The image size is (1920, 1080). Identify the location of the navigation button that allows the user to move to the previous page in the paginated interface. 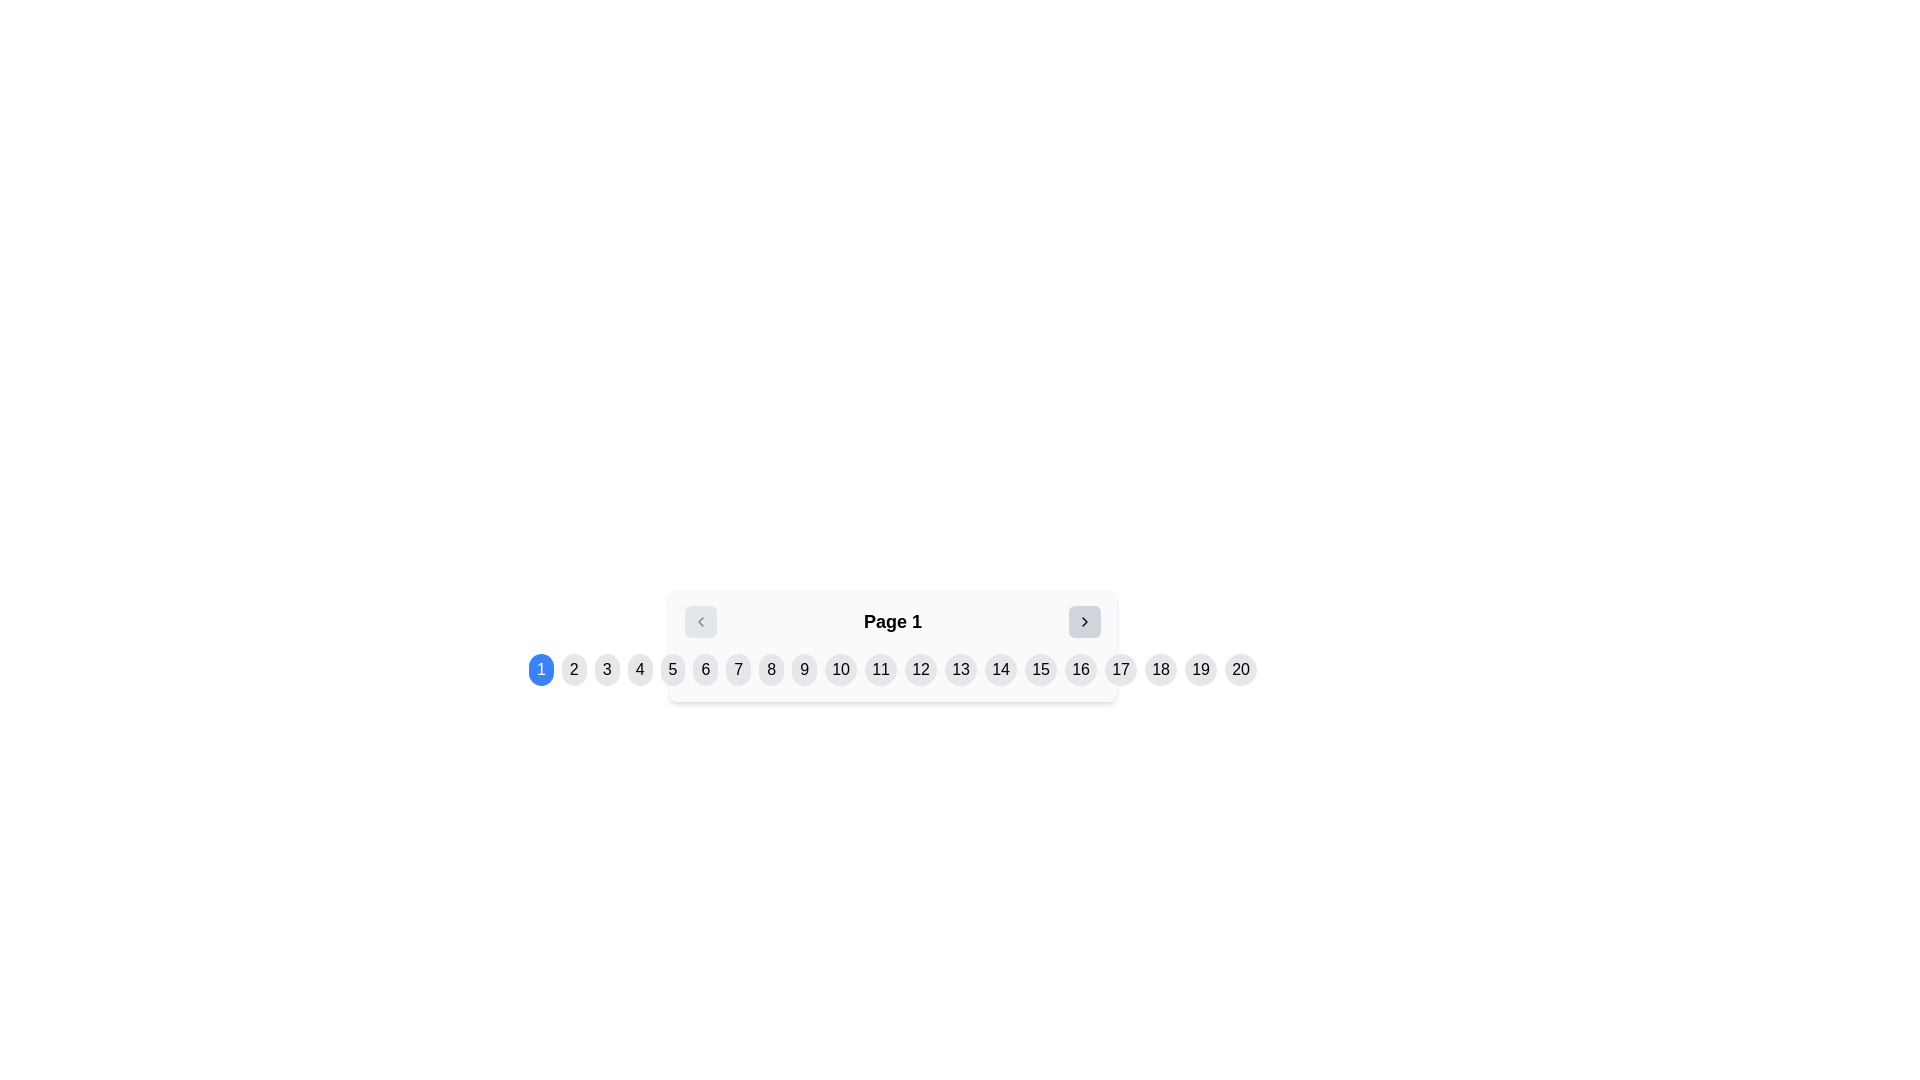
(700, 620).